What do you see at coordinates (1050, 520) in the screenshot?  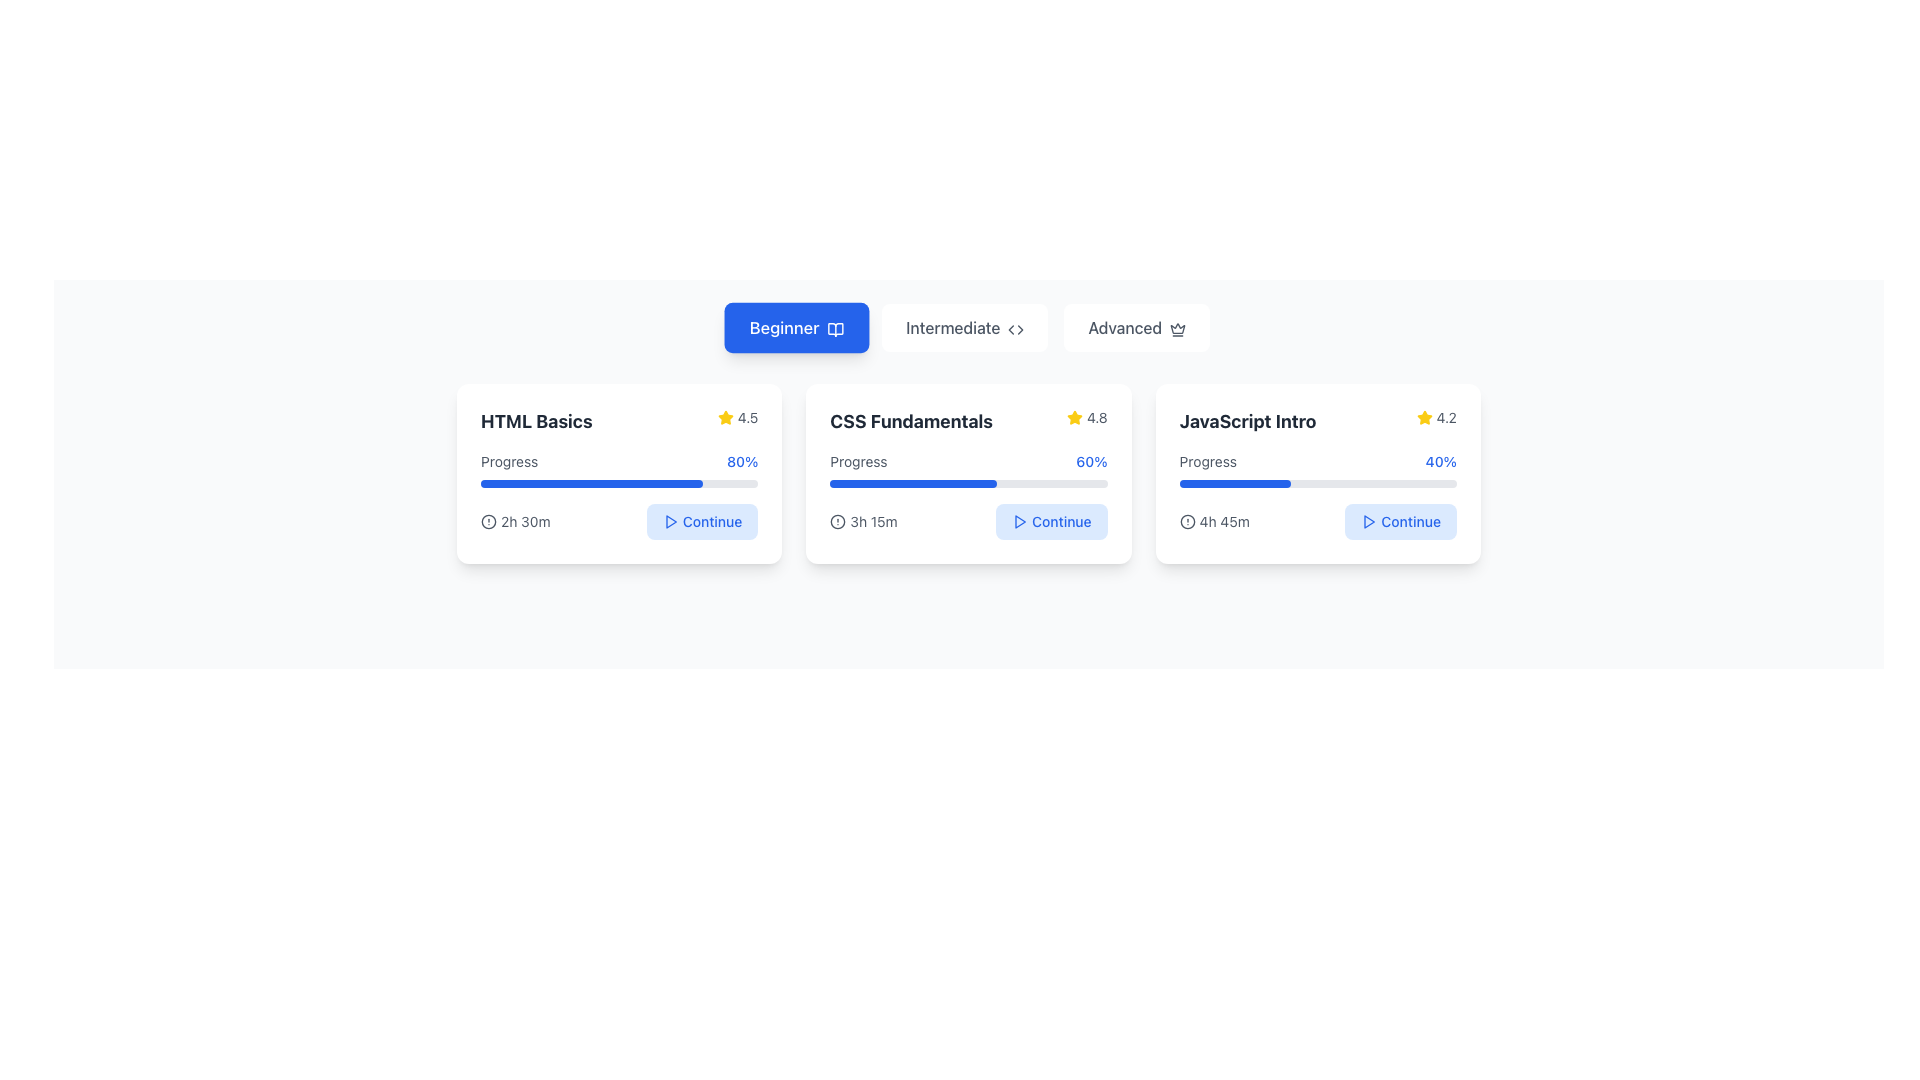 I see `the 'Continue' button with an embedded play icon` at bounding box center [1050, 520].